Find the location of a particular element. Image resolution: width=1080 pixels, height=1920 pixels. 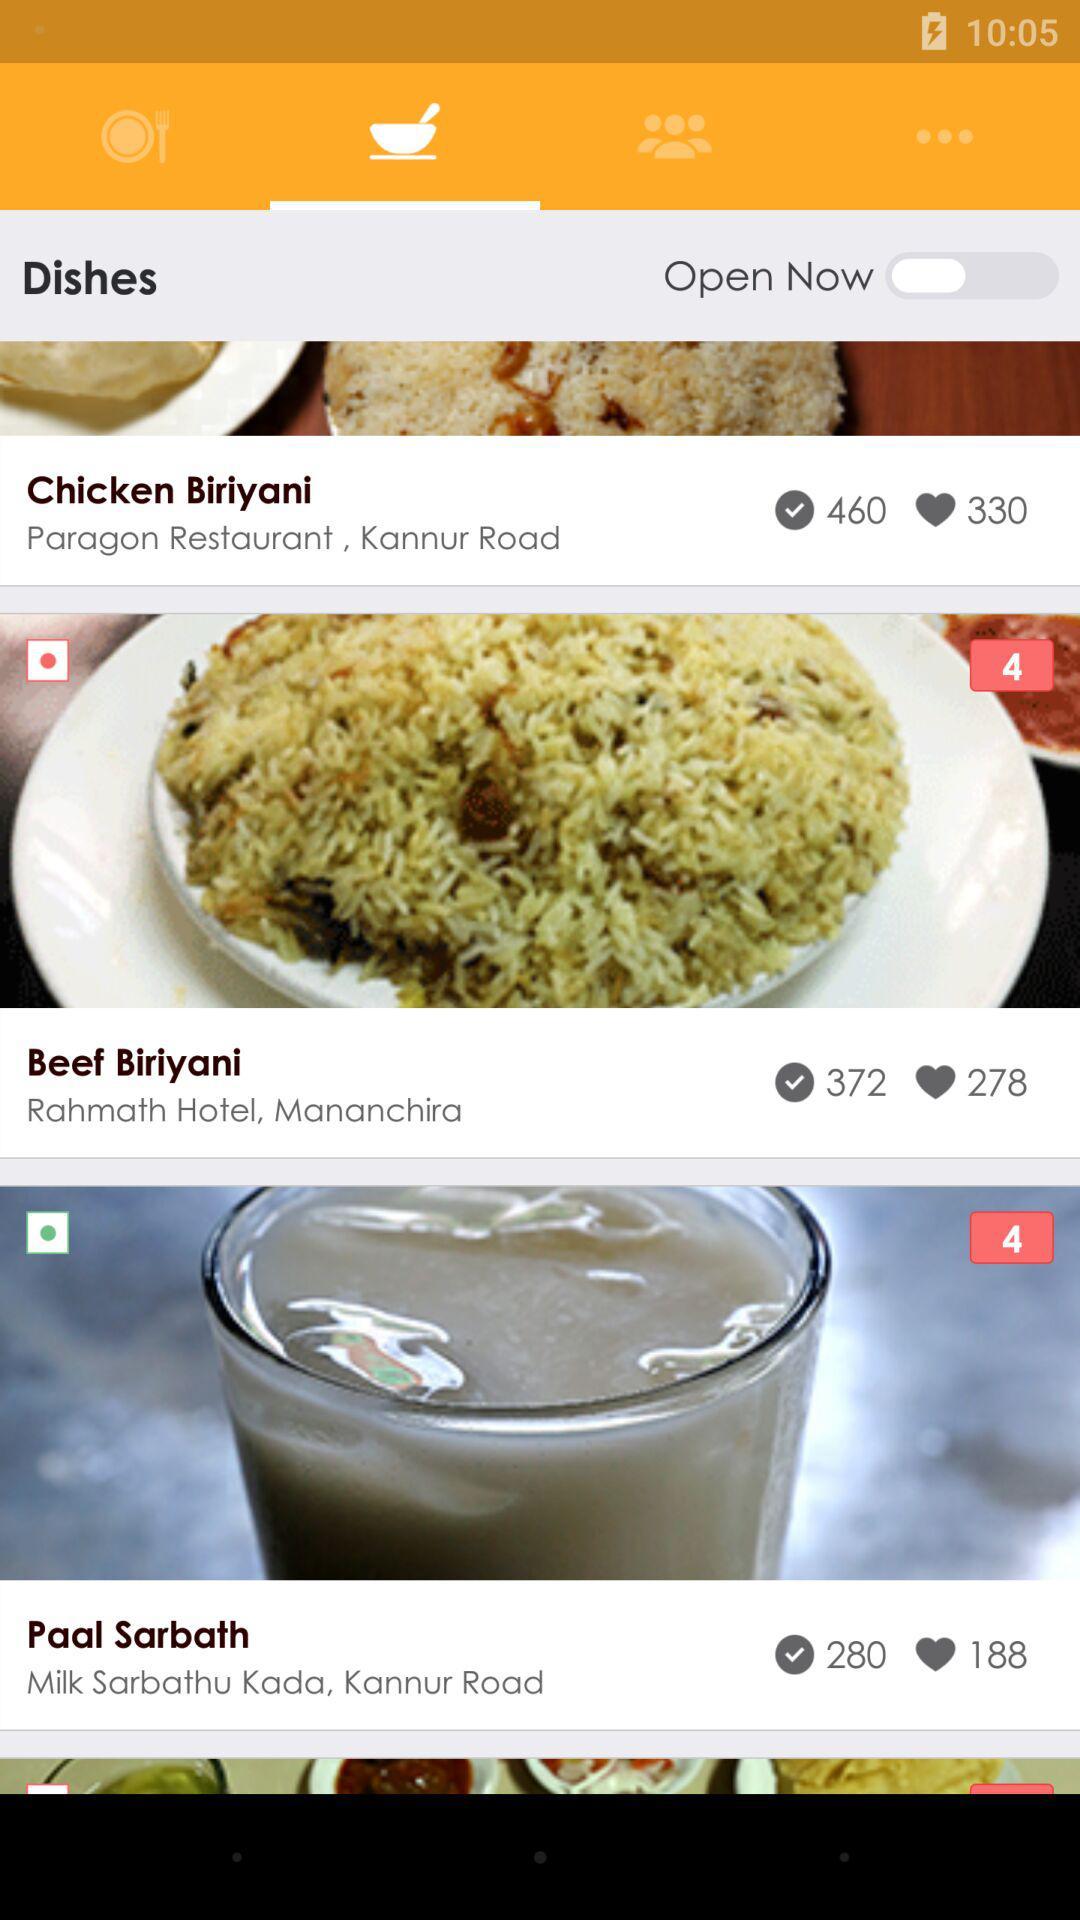

menu is located at coordinates (944, 136).